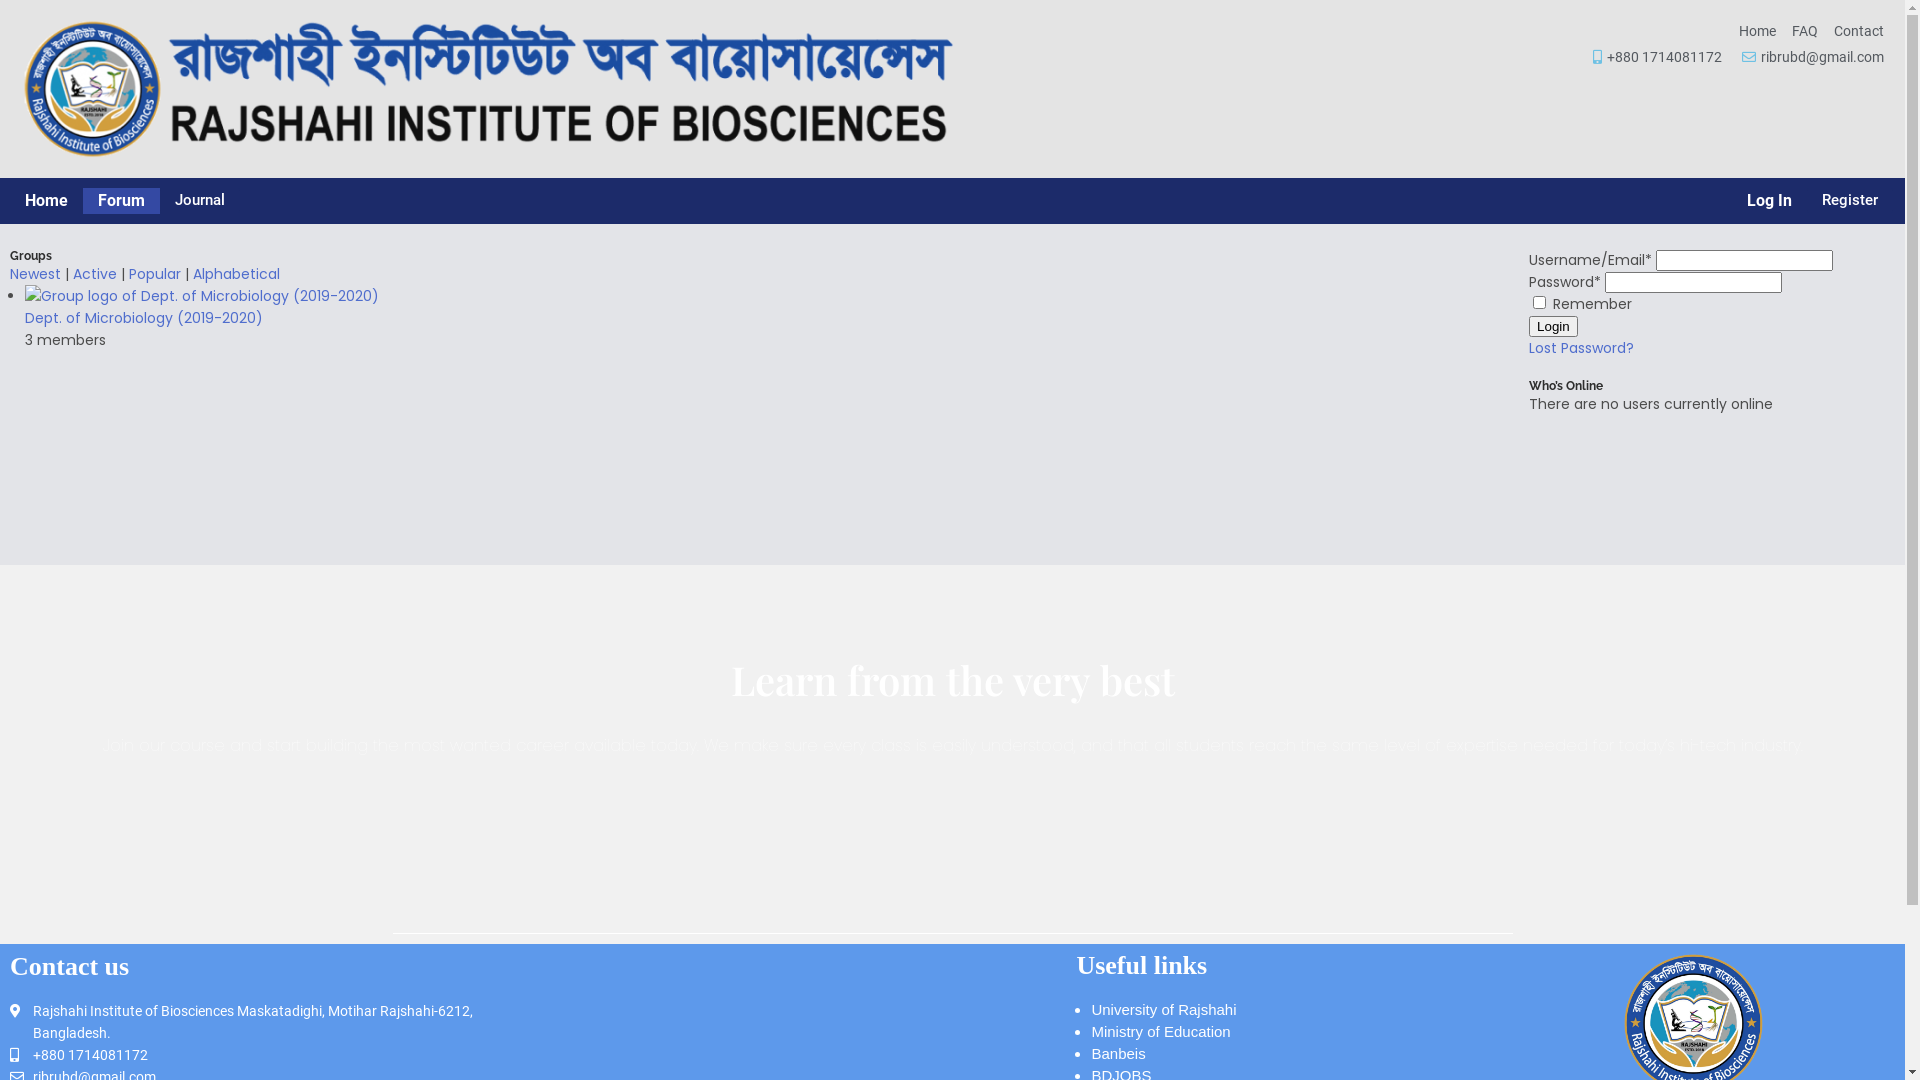 This screenshot has width=1920, height=1080. I want to click on 'Register', so click(1848, 200).